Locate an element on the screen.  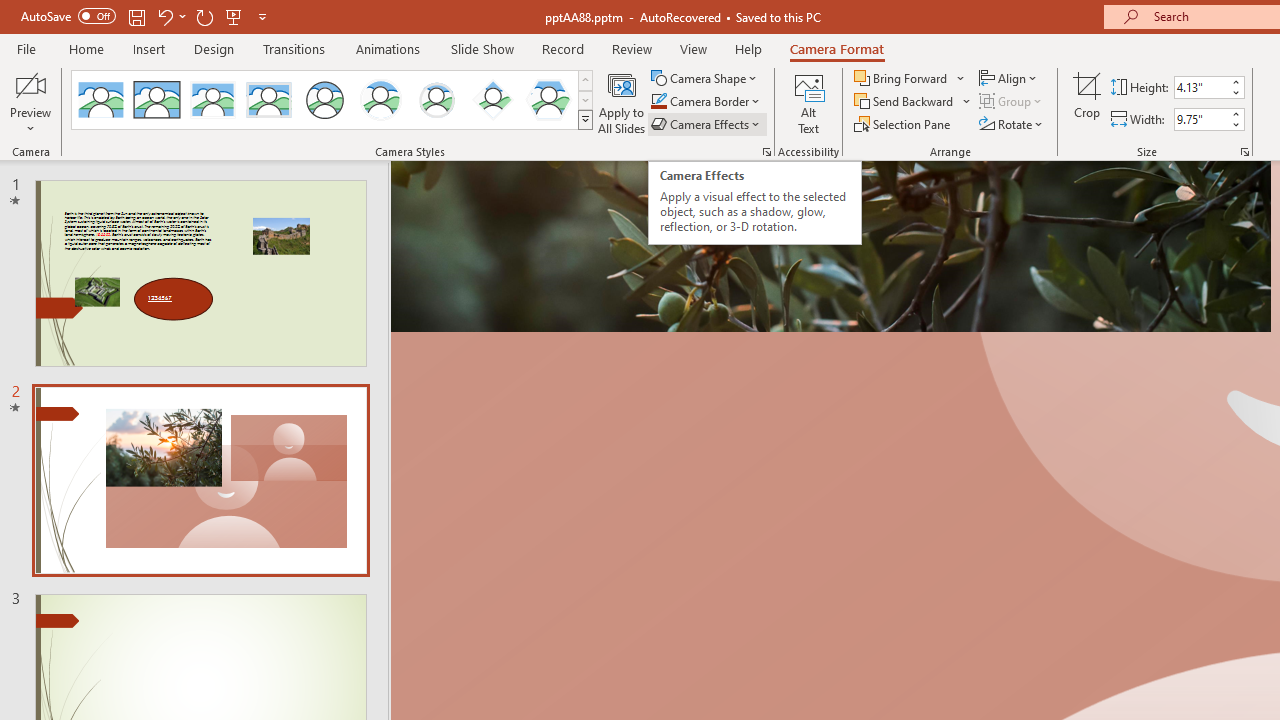
'Group' is located at coordinates (1012, 101).